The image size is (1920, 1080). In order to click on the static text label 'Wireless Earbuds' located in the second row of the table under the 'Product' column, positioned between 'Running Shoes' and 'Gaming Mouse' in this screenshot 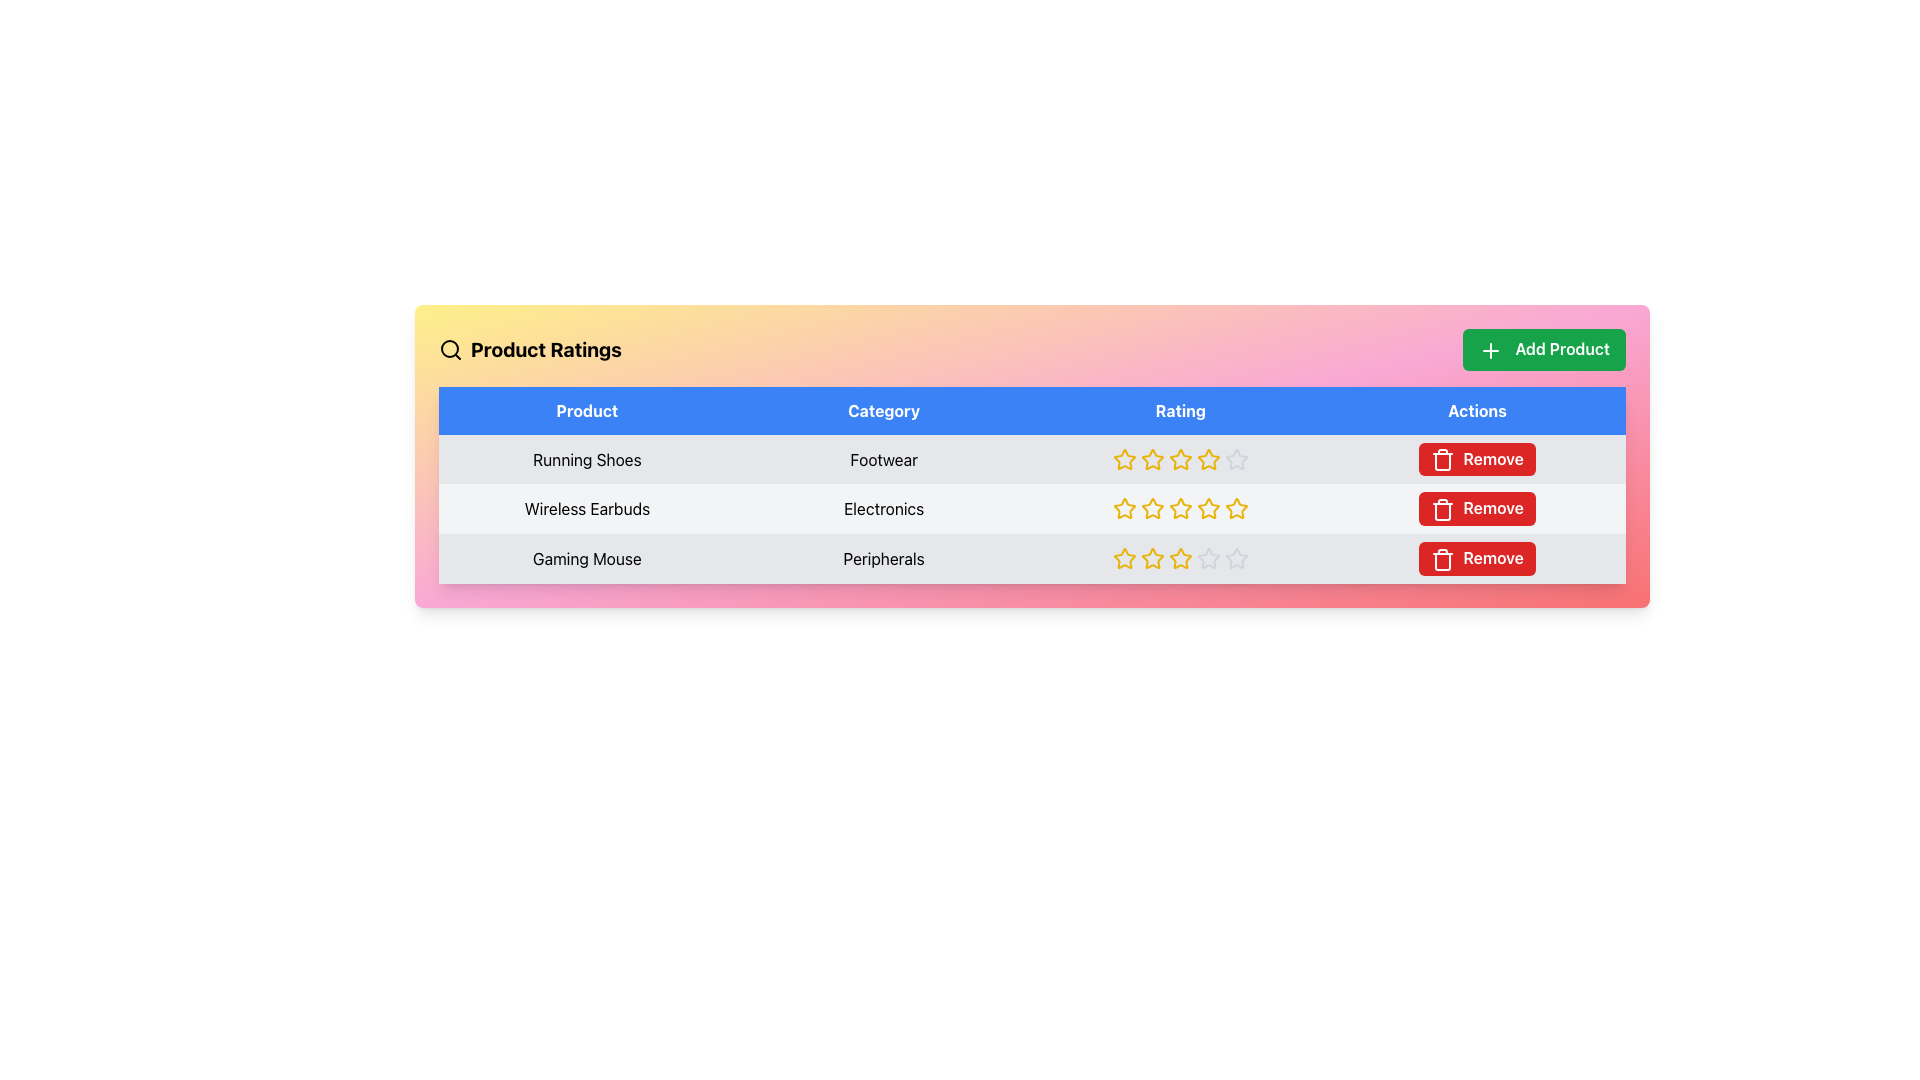, I will do `click(586, 508)`.